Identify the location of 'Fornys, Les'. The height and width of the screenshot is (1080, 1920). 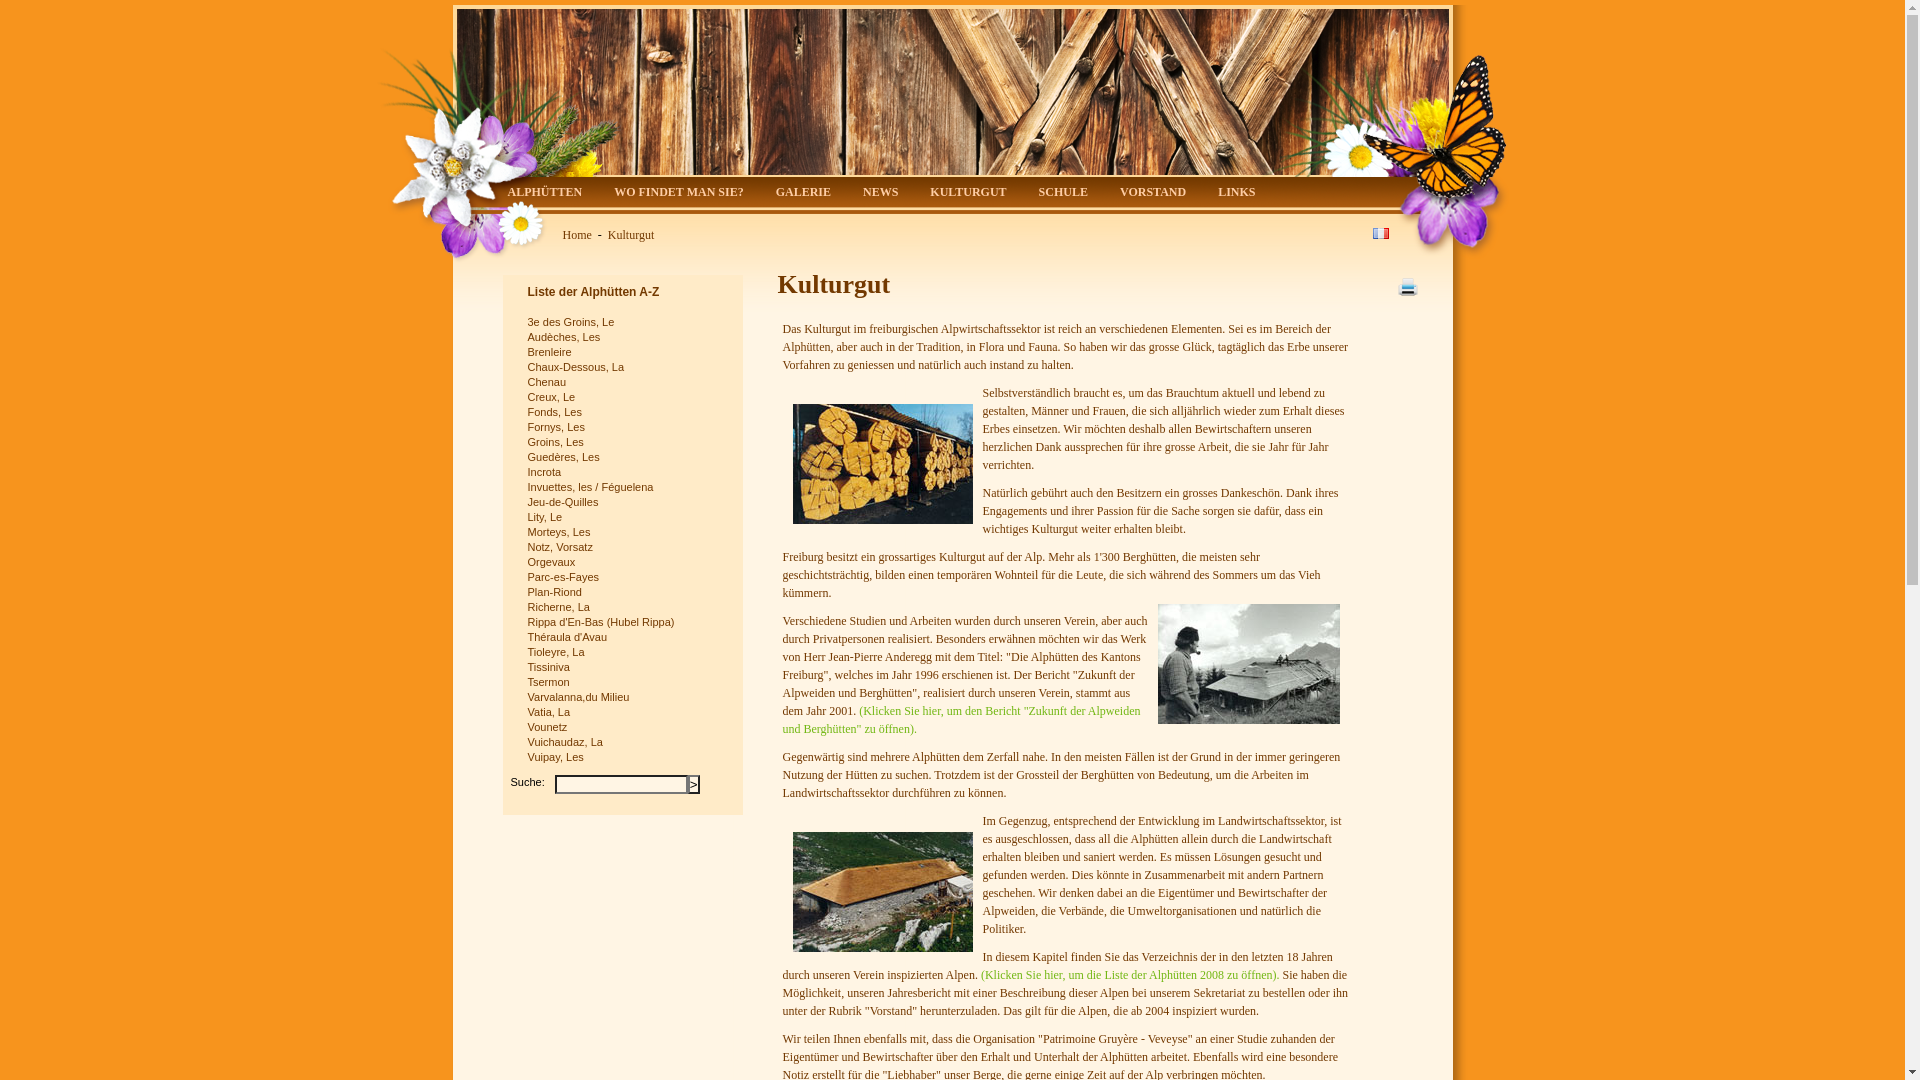
(528, 426).